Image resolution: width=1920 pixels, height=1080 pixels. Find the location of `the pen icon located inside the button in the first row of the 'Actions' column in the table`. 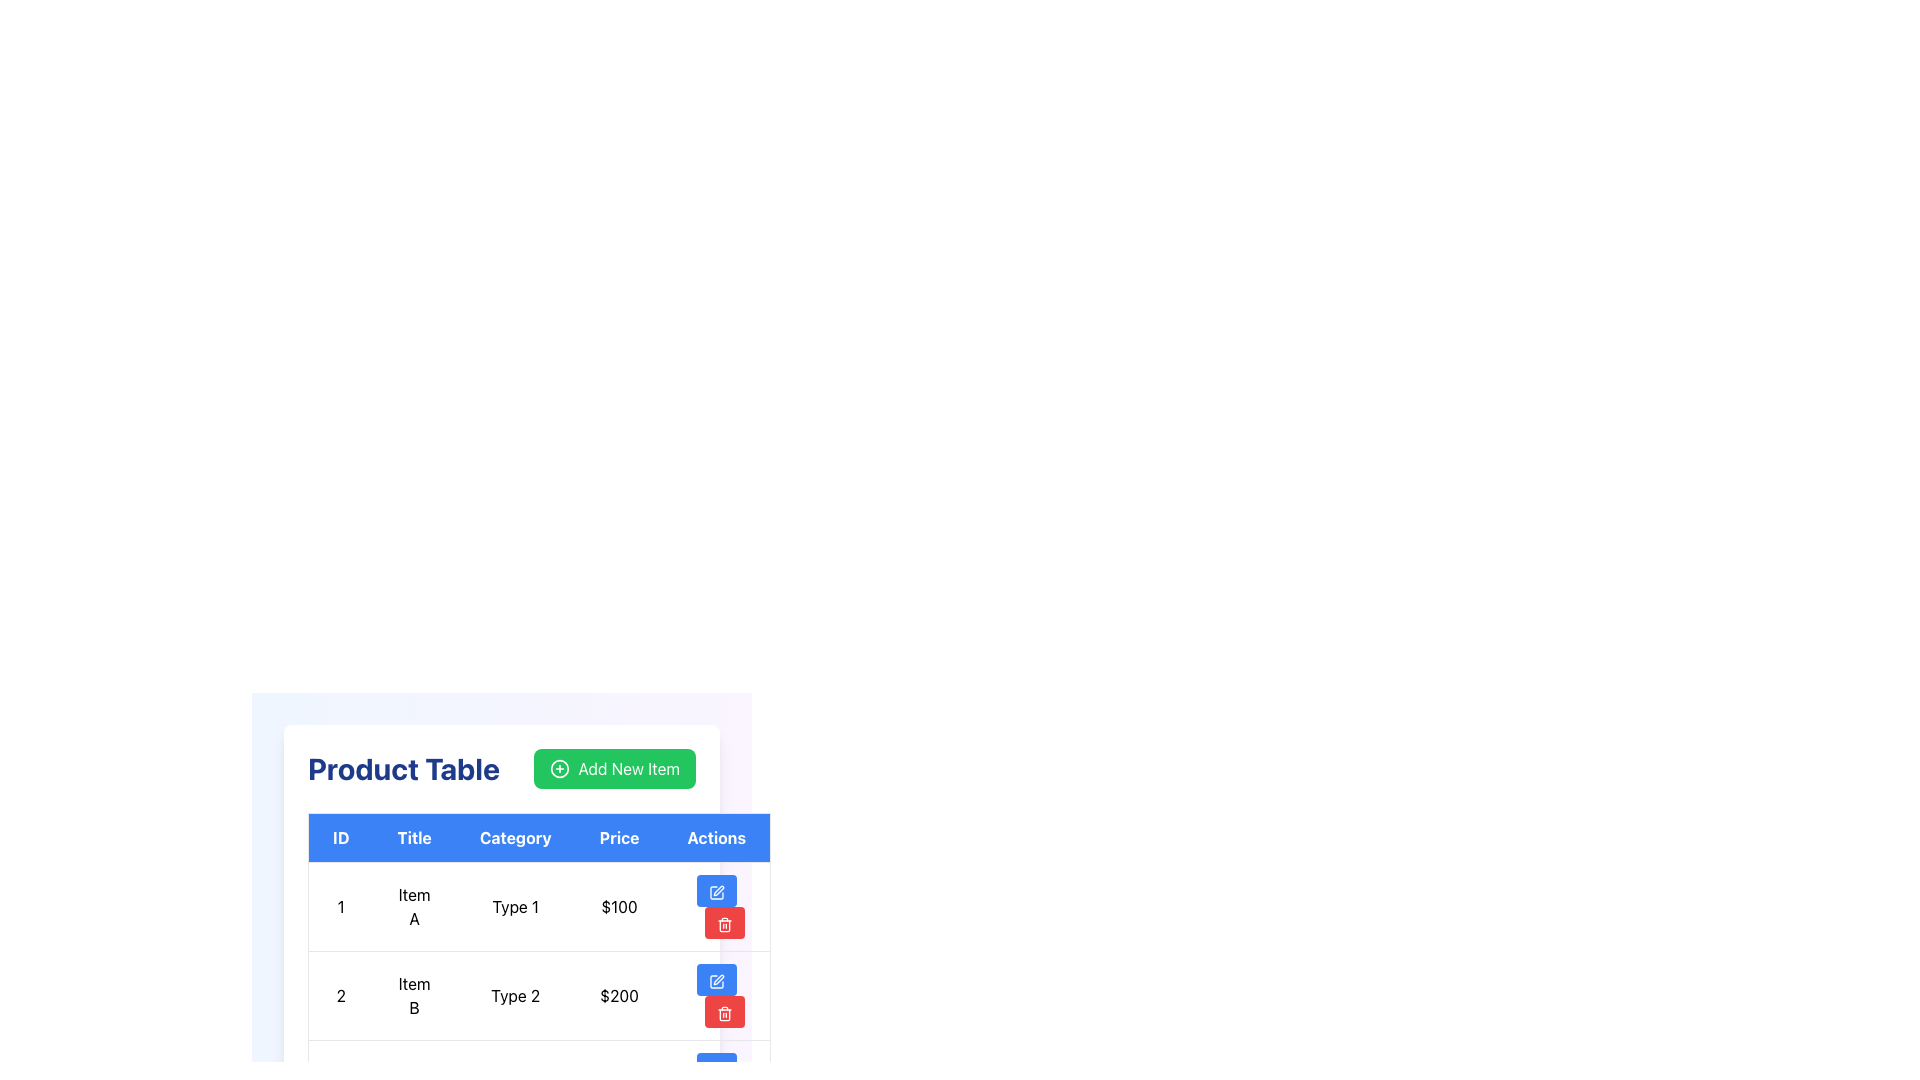

the pen icon located inside the button in the first row of the 'Actions' column in the table is located at coordinates (718, 889).